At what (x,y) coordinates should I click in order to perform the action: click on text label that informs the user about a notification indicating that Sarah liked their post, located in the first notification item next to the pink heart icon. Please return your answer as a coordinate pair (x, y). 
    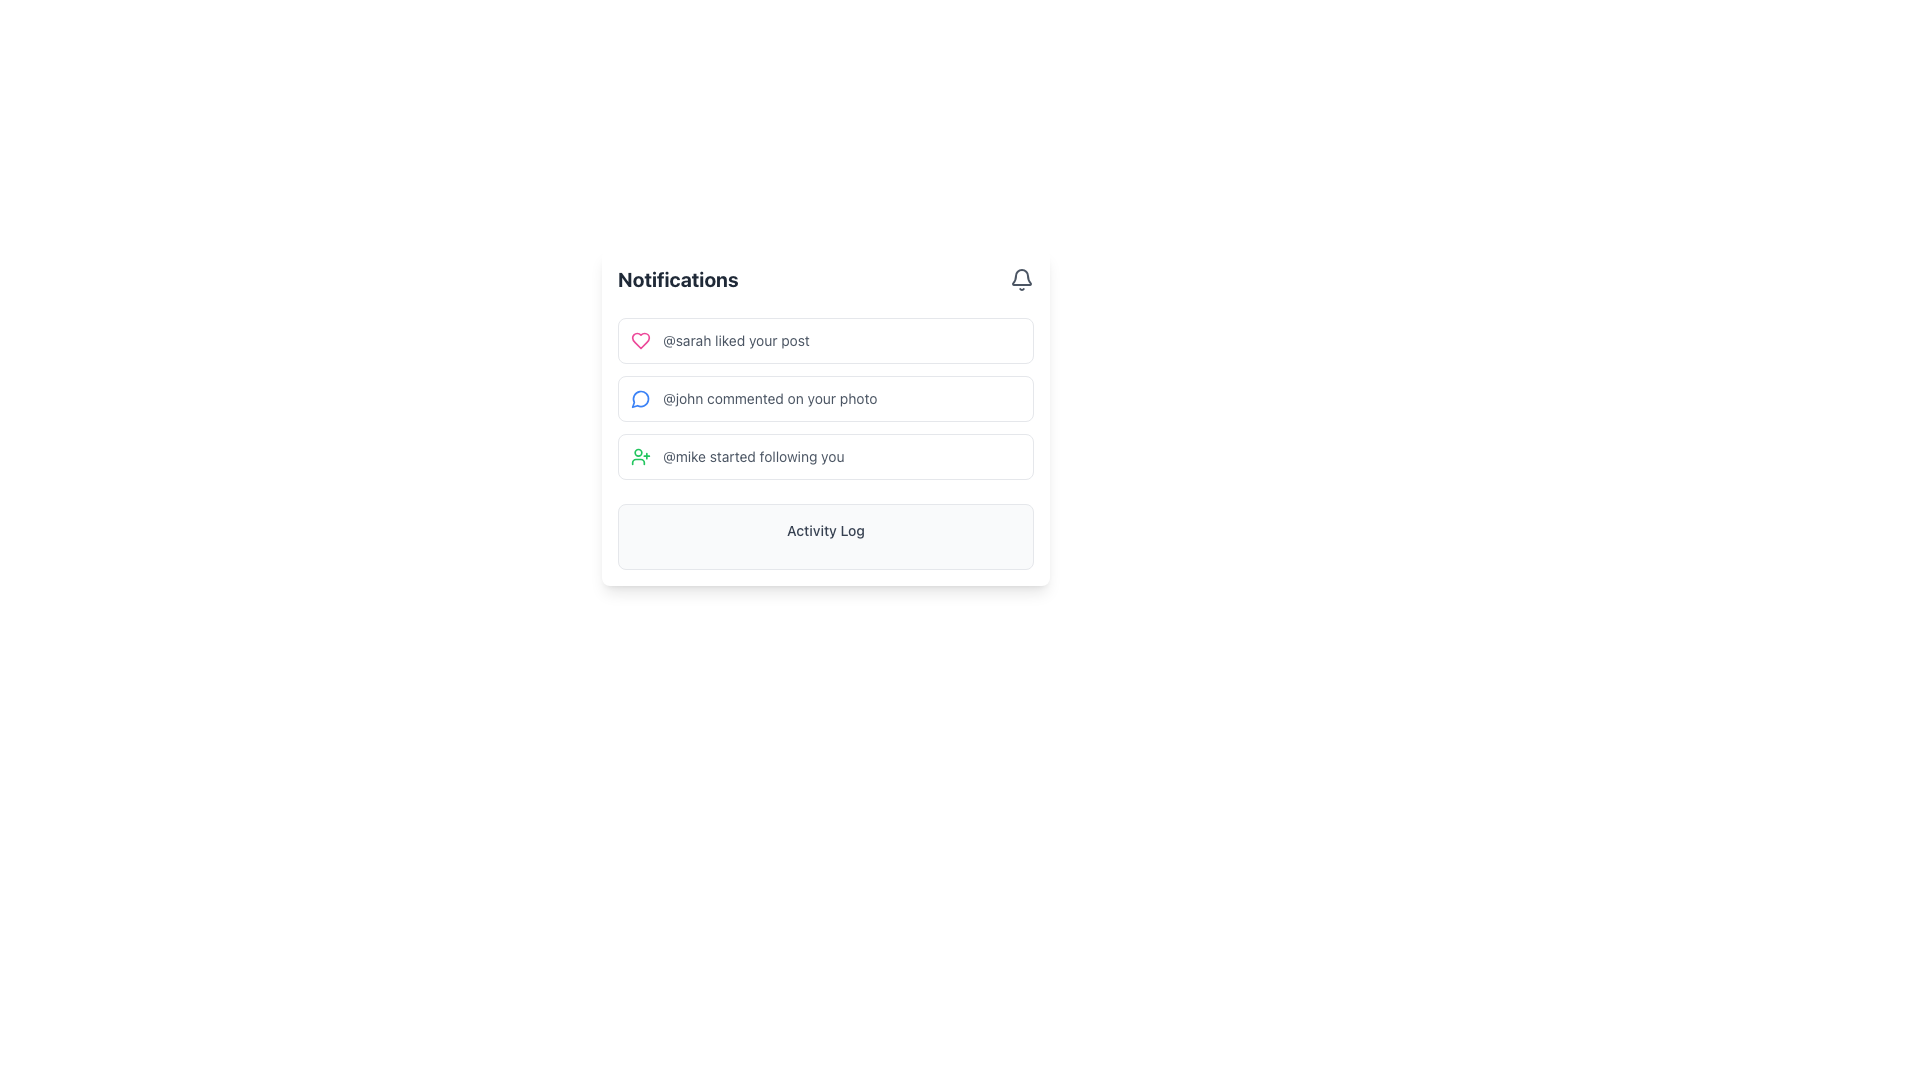
    Looking at the image, I should click on (735, 339).